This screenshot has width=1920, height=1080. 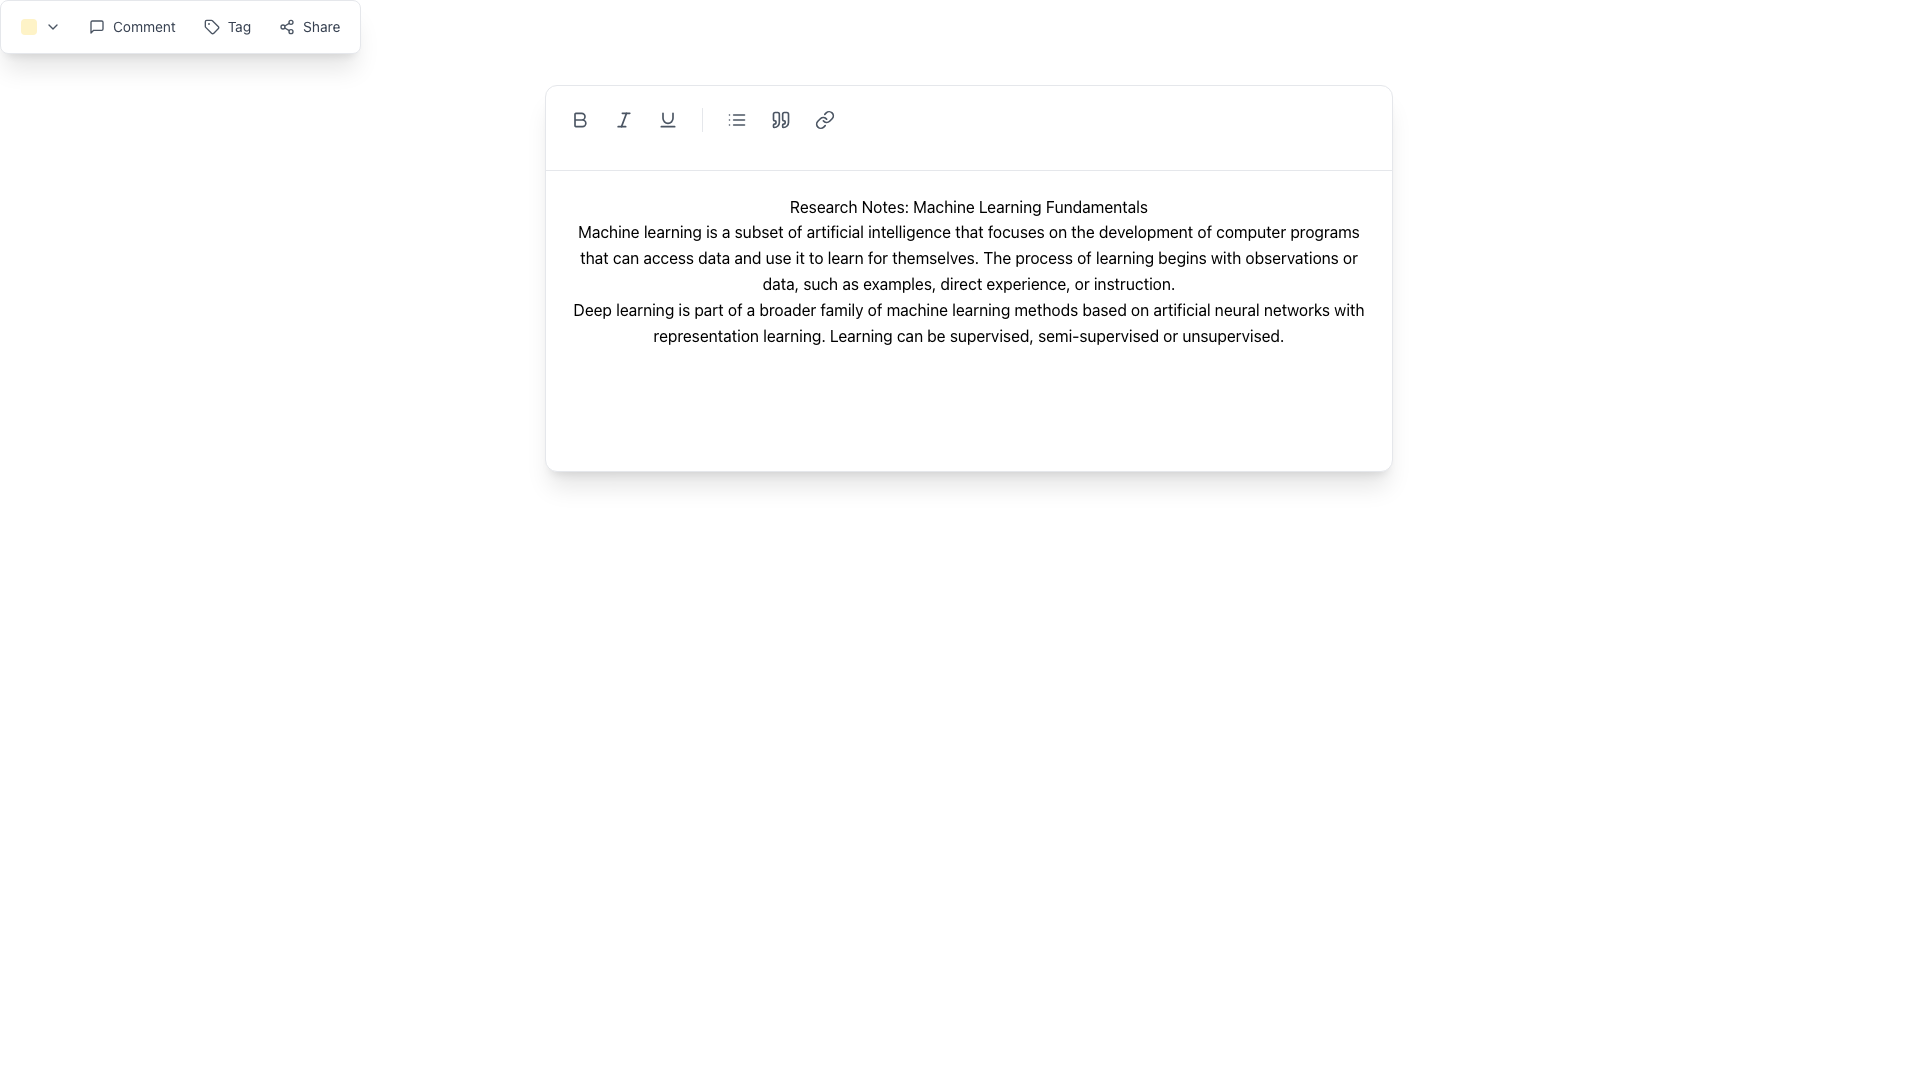 I want to click on the gray quotation mark icon located in the upper-right portion of the toolbar, so click(x=780, y=119).